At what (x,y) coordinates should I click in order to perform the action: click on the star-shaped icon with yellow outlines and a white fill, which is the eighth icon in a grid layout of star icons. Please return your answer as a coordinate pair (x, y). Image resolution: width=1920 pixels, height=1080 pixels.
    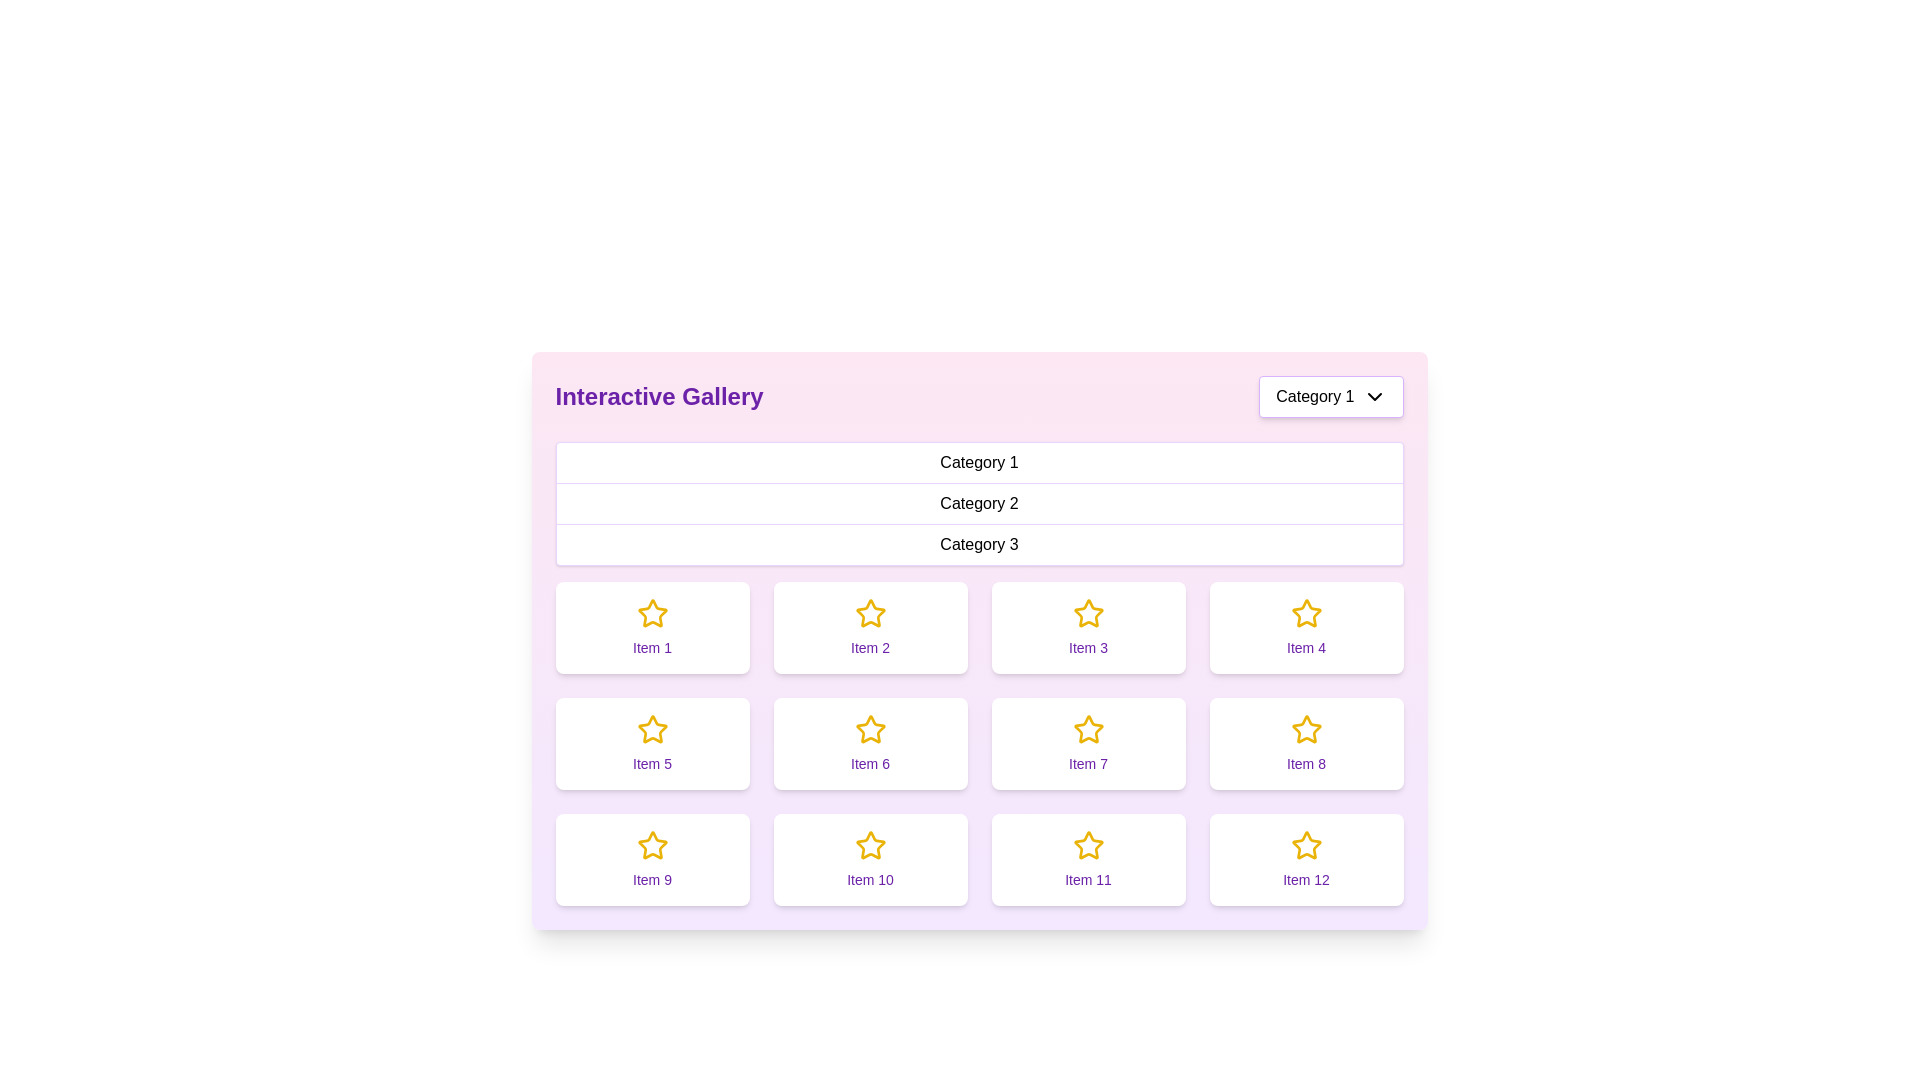
    Looking at the image, I should click on (1306, 729).